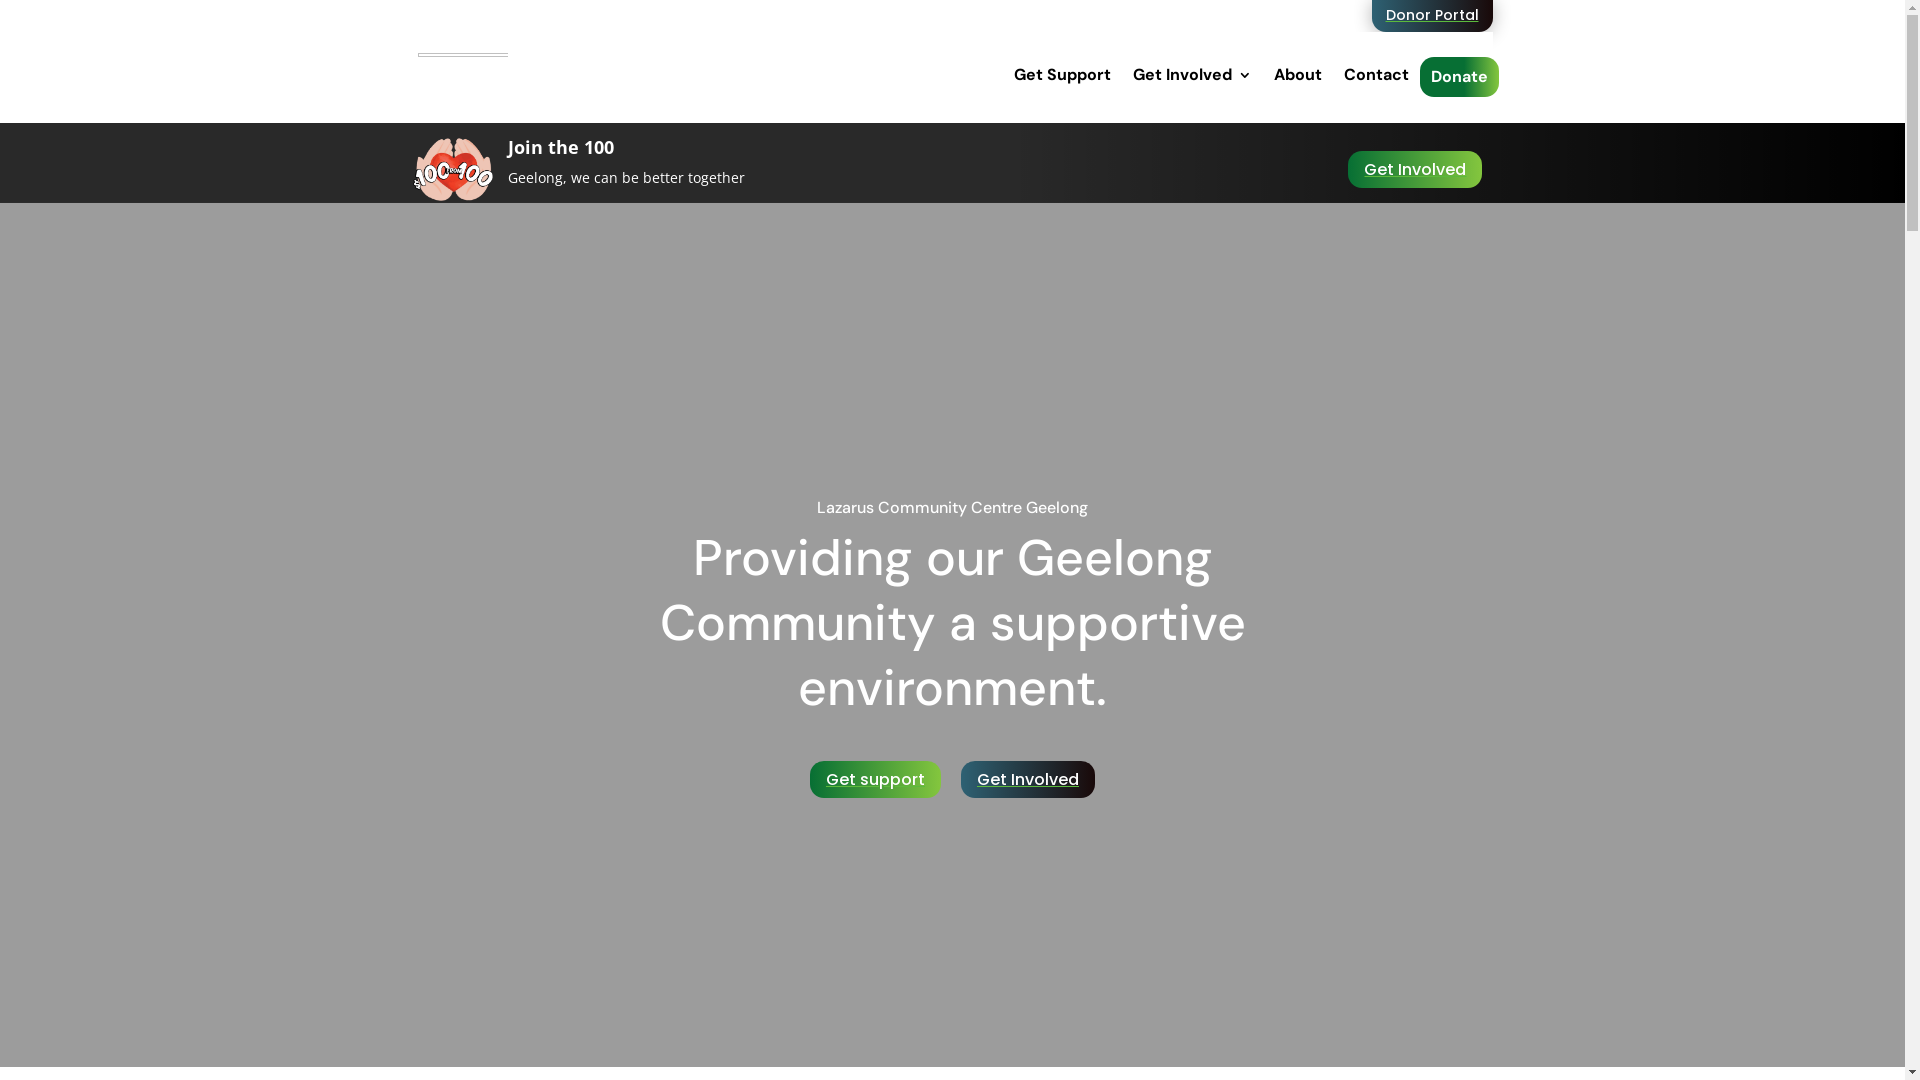 This screenshot has width=1920, height=1080. Describe the element at coordinates (1414, 168) in the screenshot. I see `'Get Involved'` at that location.